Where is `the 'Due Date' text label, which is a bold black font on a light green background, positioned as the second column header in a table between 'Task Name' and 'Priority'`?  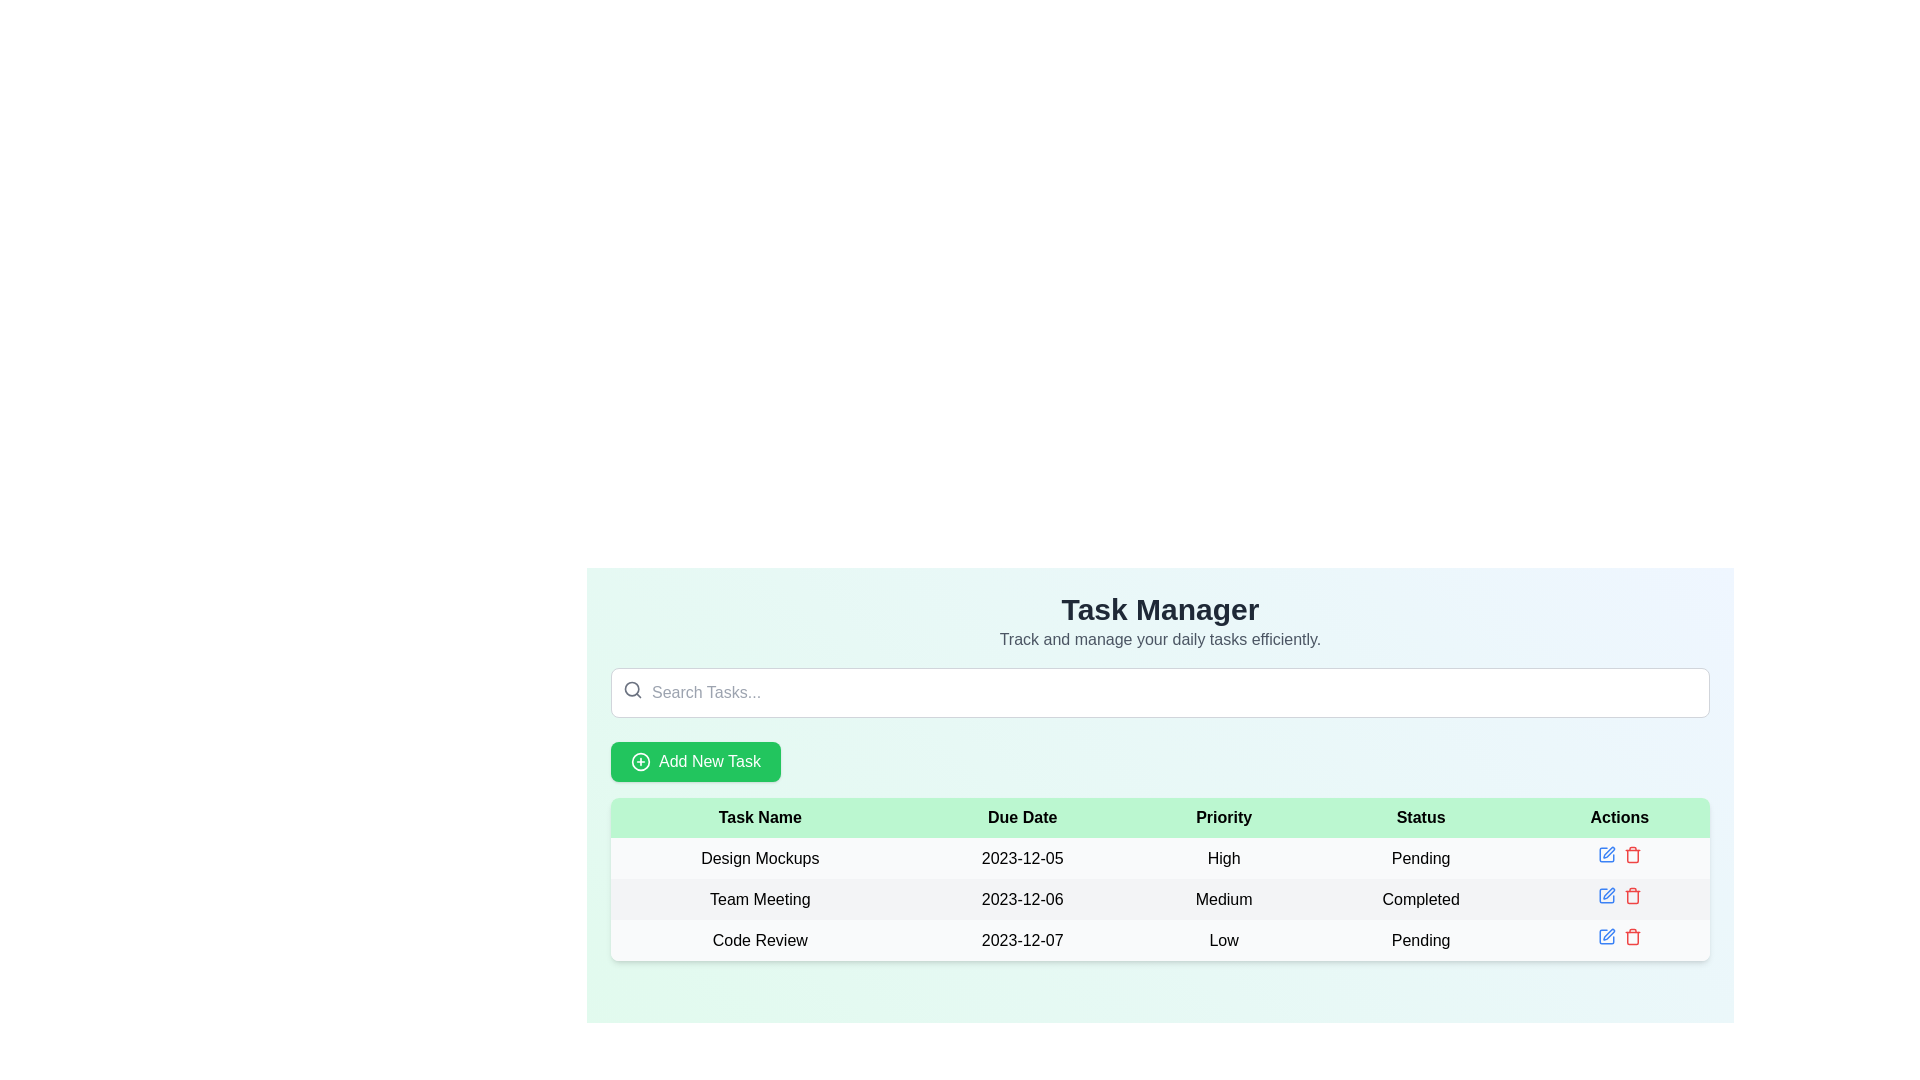 the 'Due Date' text label, which is a bold black font on a light green background, positioned as the second column header in a table between 'Task Name' and 'Priority' is located at coordinates (1022, 817).